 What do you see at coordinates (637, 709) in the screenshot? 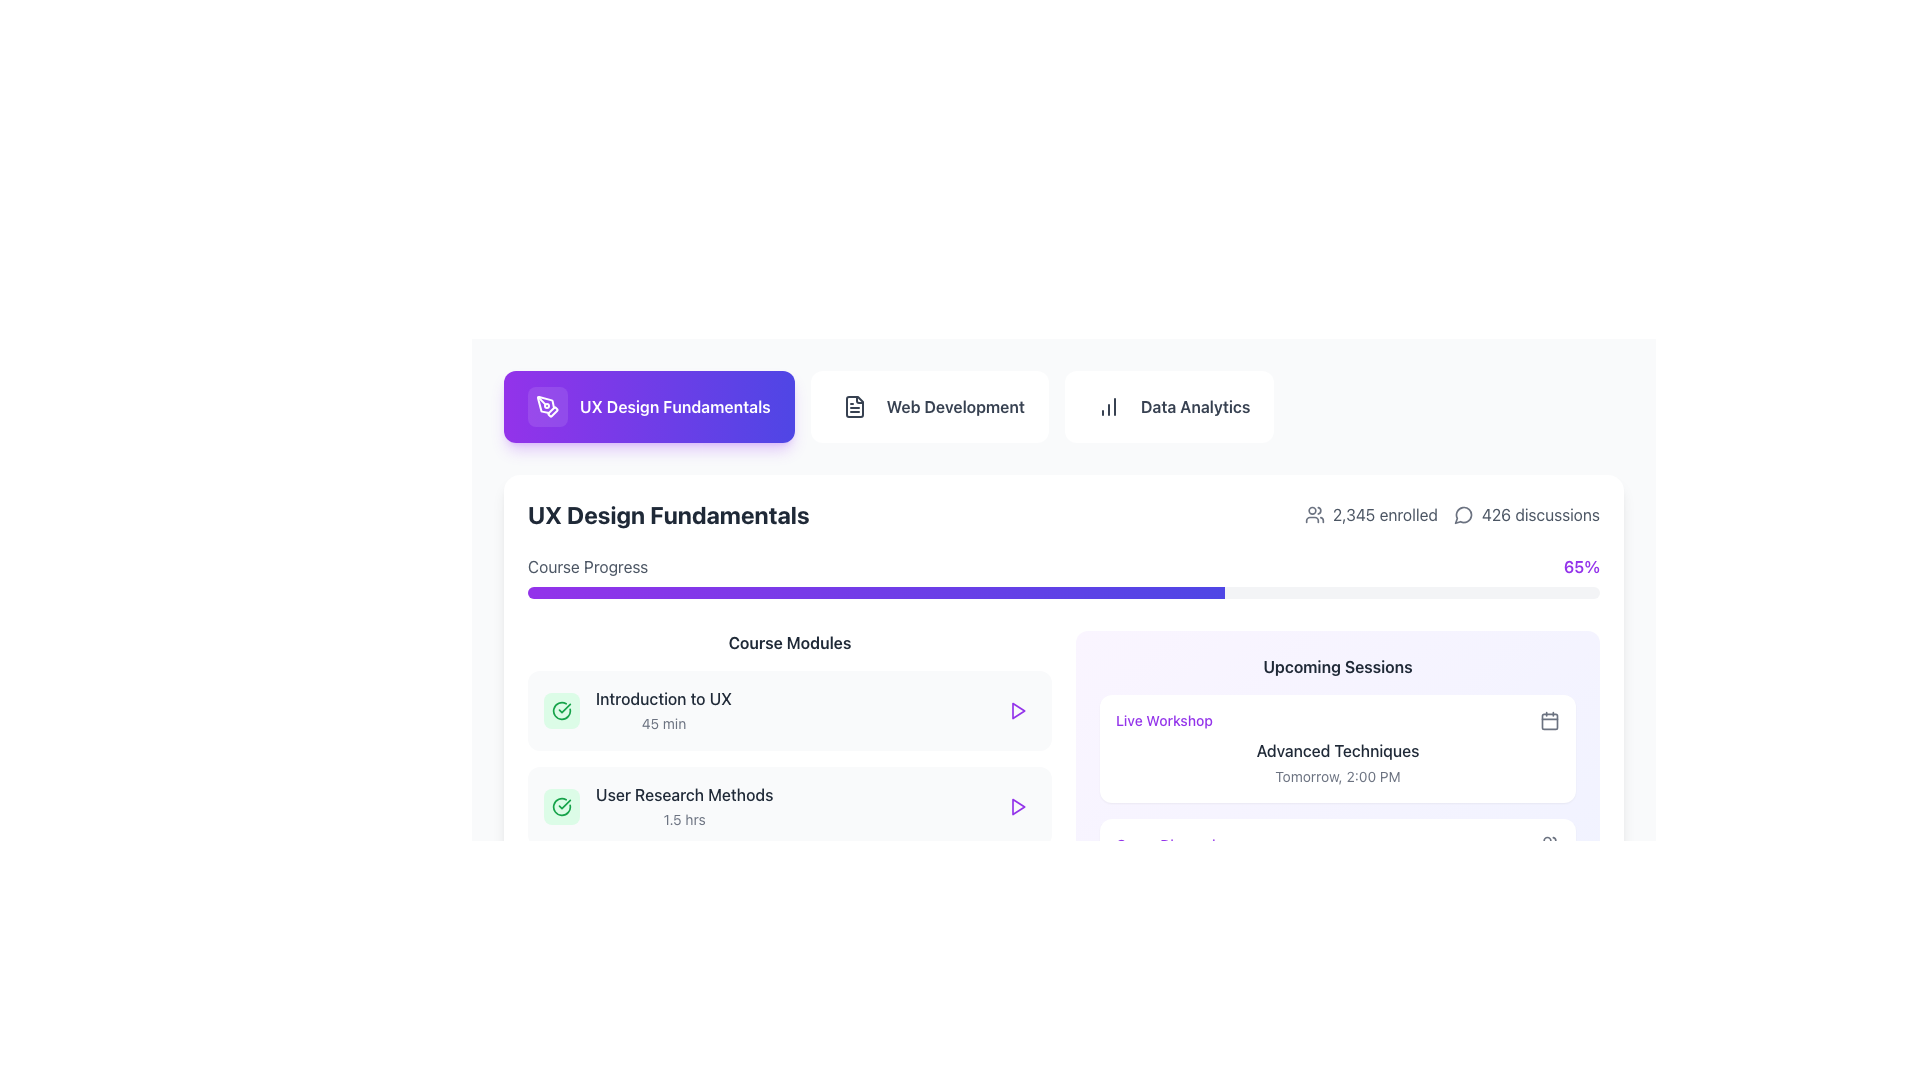
I see `the topmost module in the 'Course Modules' list, which displays the title 'Introduction to UX', the duration '45 min', and a green checkmark icon` at bounding box center [637, 709].